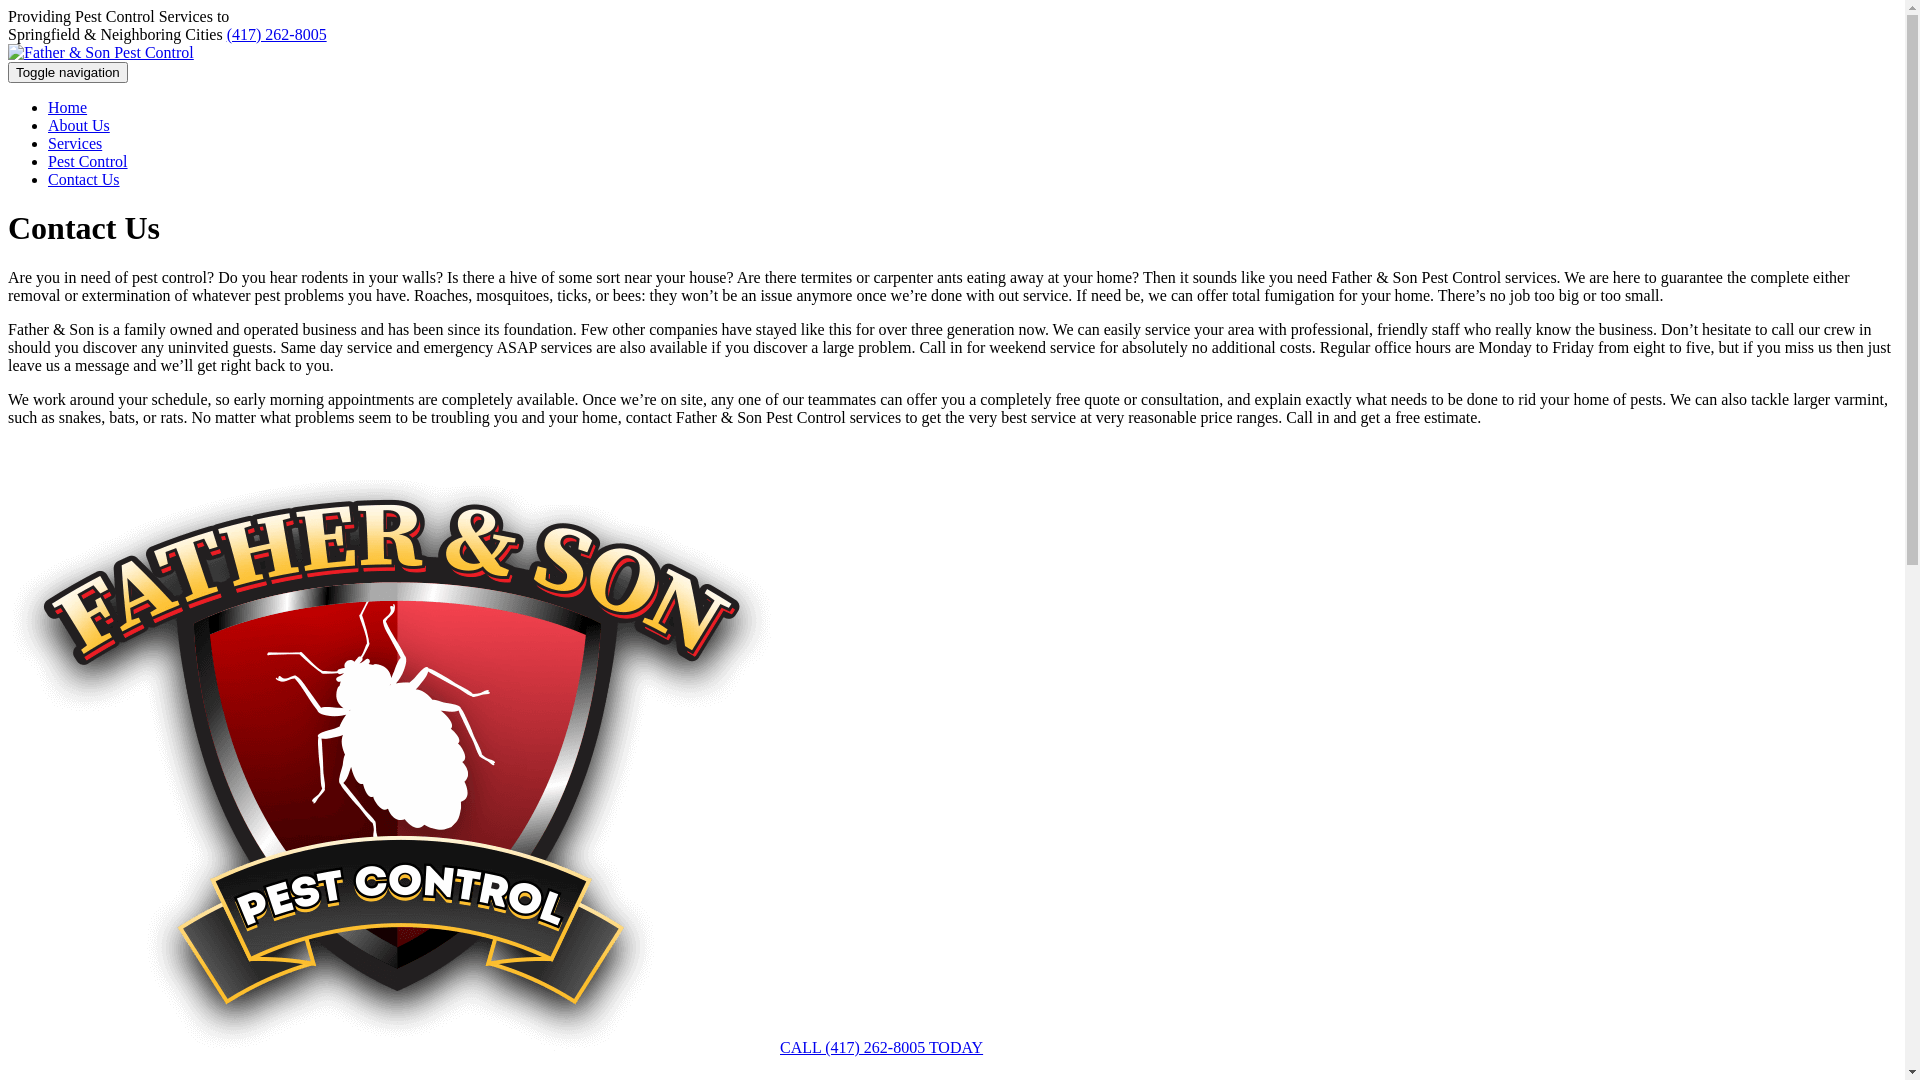  I want to click on 'Toggle navigation', so click(67, 71).